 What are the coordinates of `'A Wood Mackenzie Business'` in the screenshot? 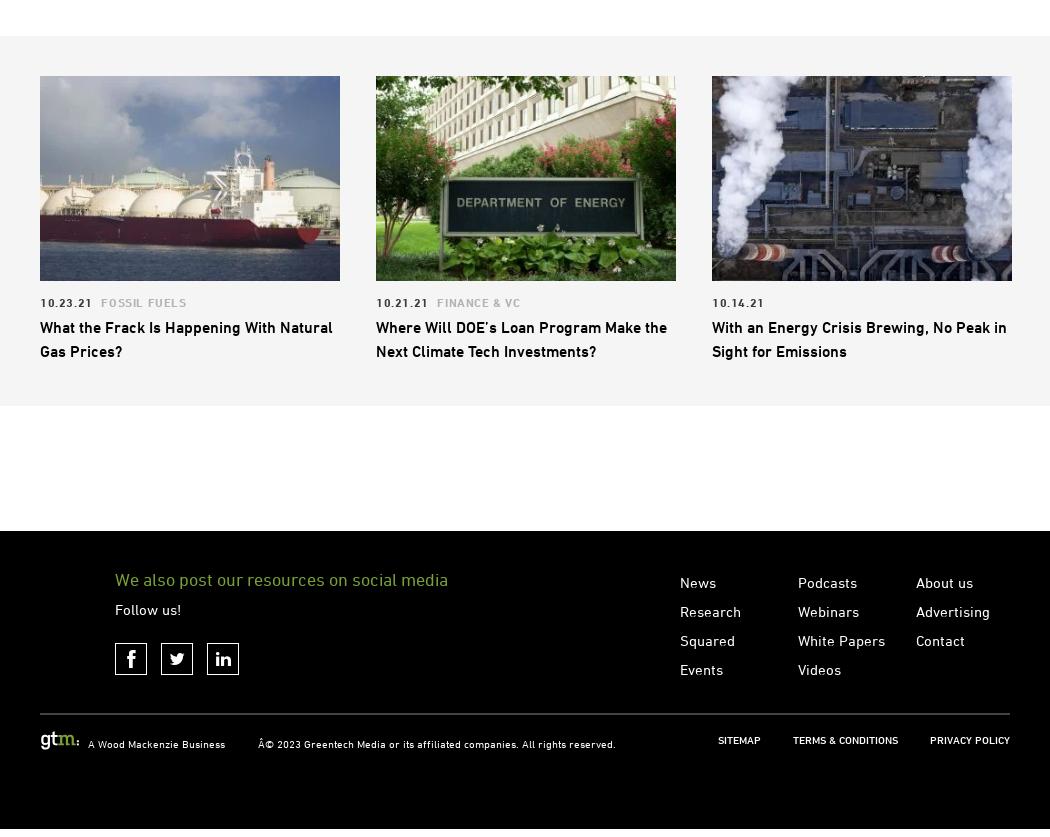 It's located at (156, 822).